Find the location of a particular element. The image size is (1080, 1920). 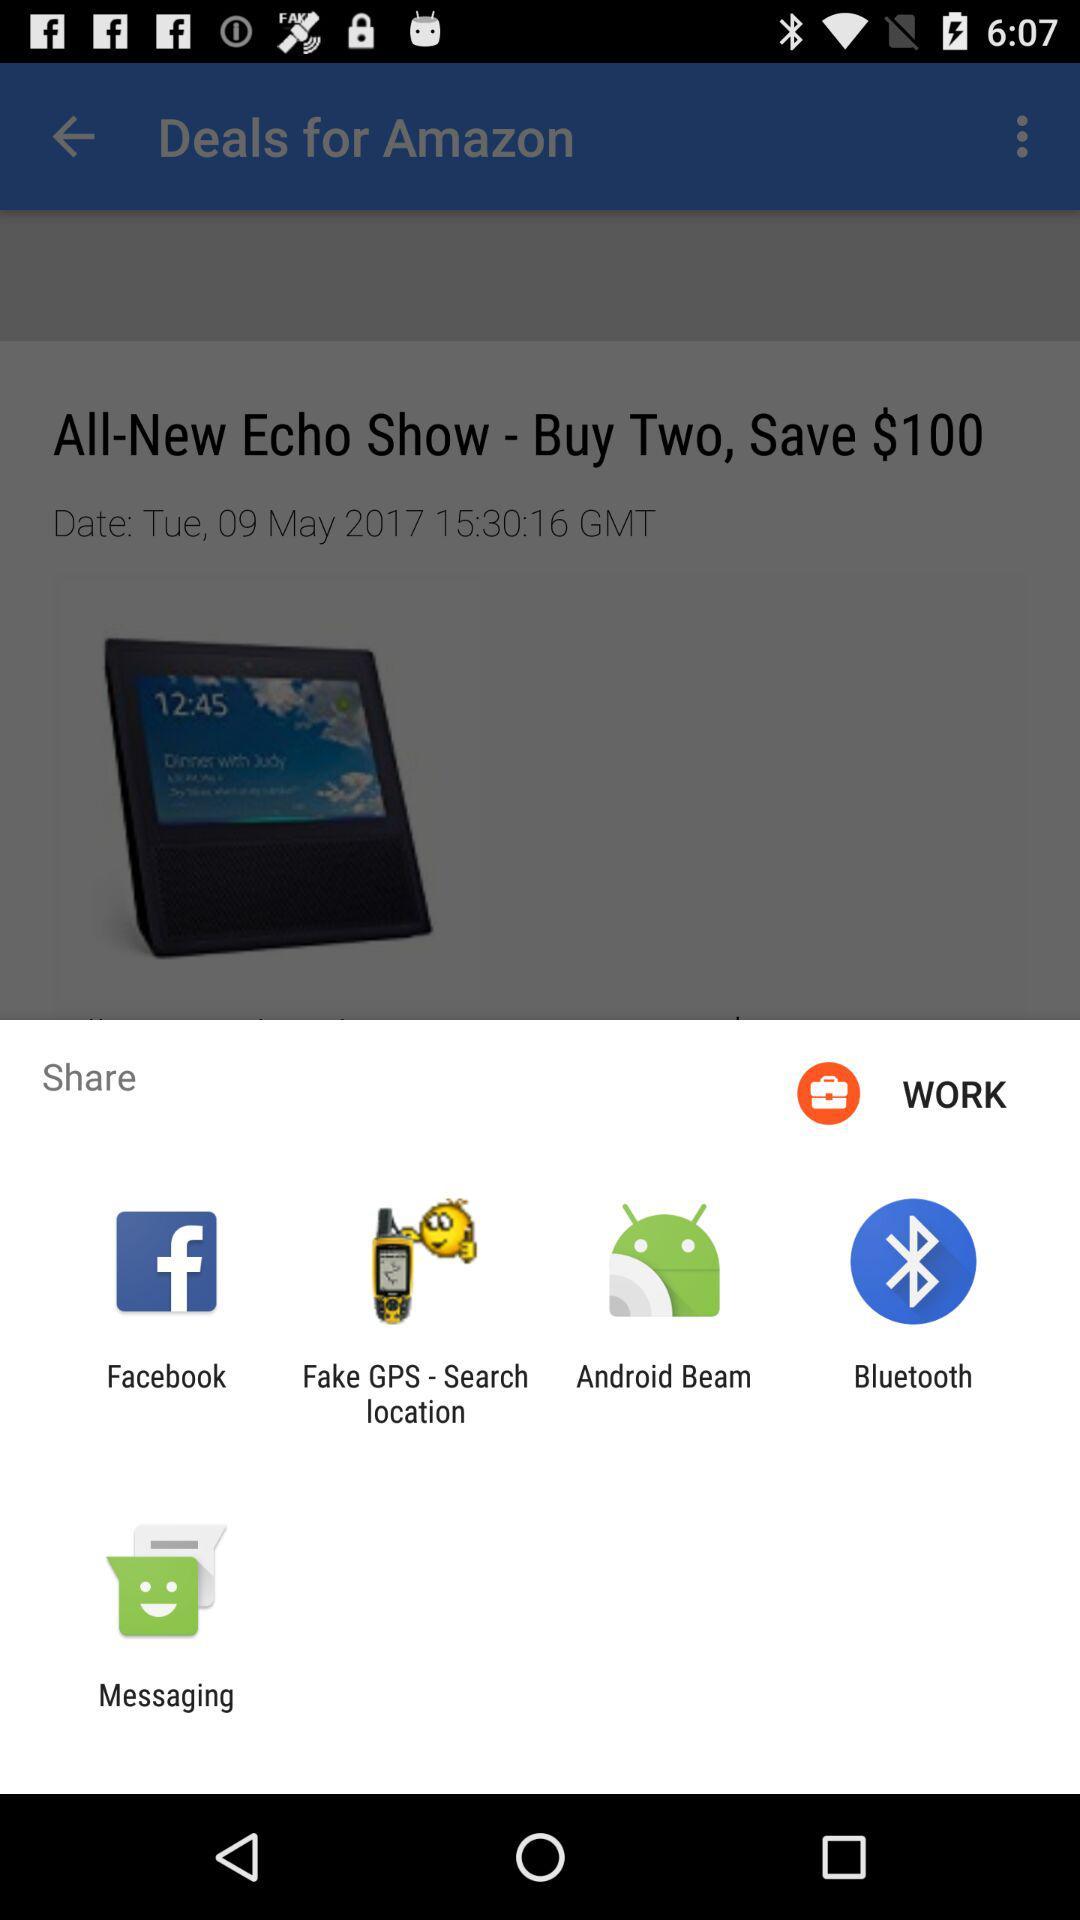

fake gps search item is located at coordinates (414, 1392).